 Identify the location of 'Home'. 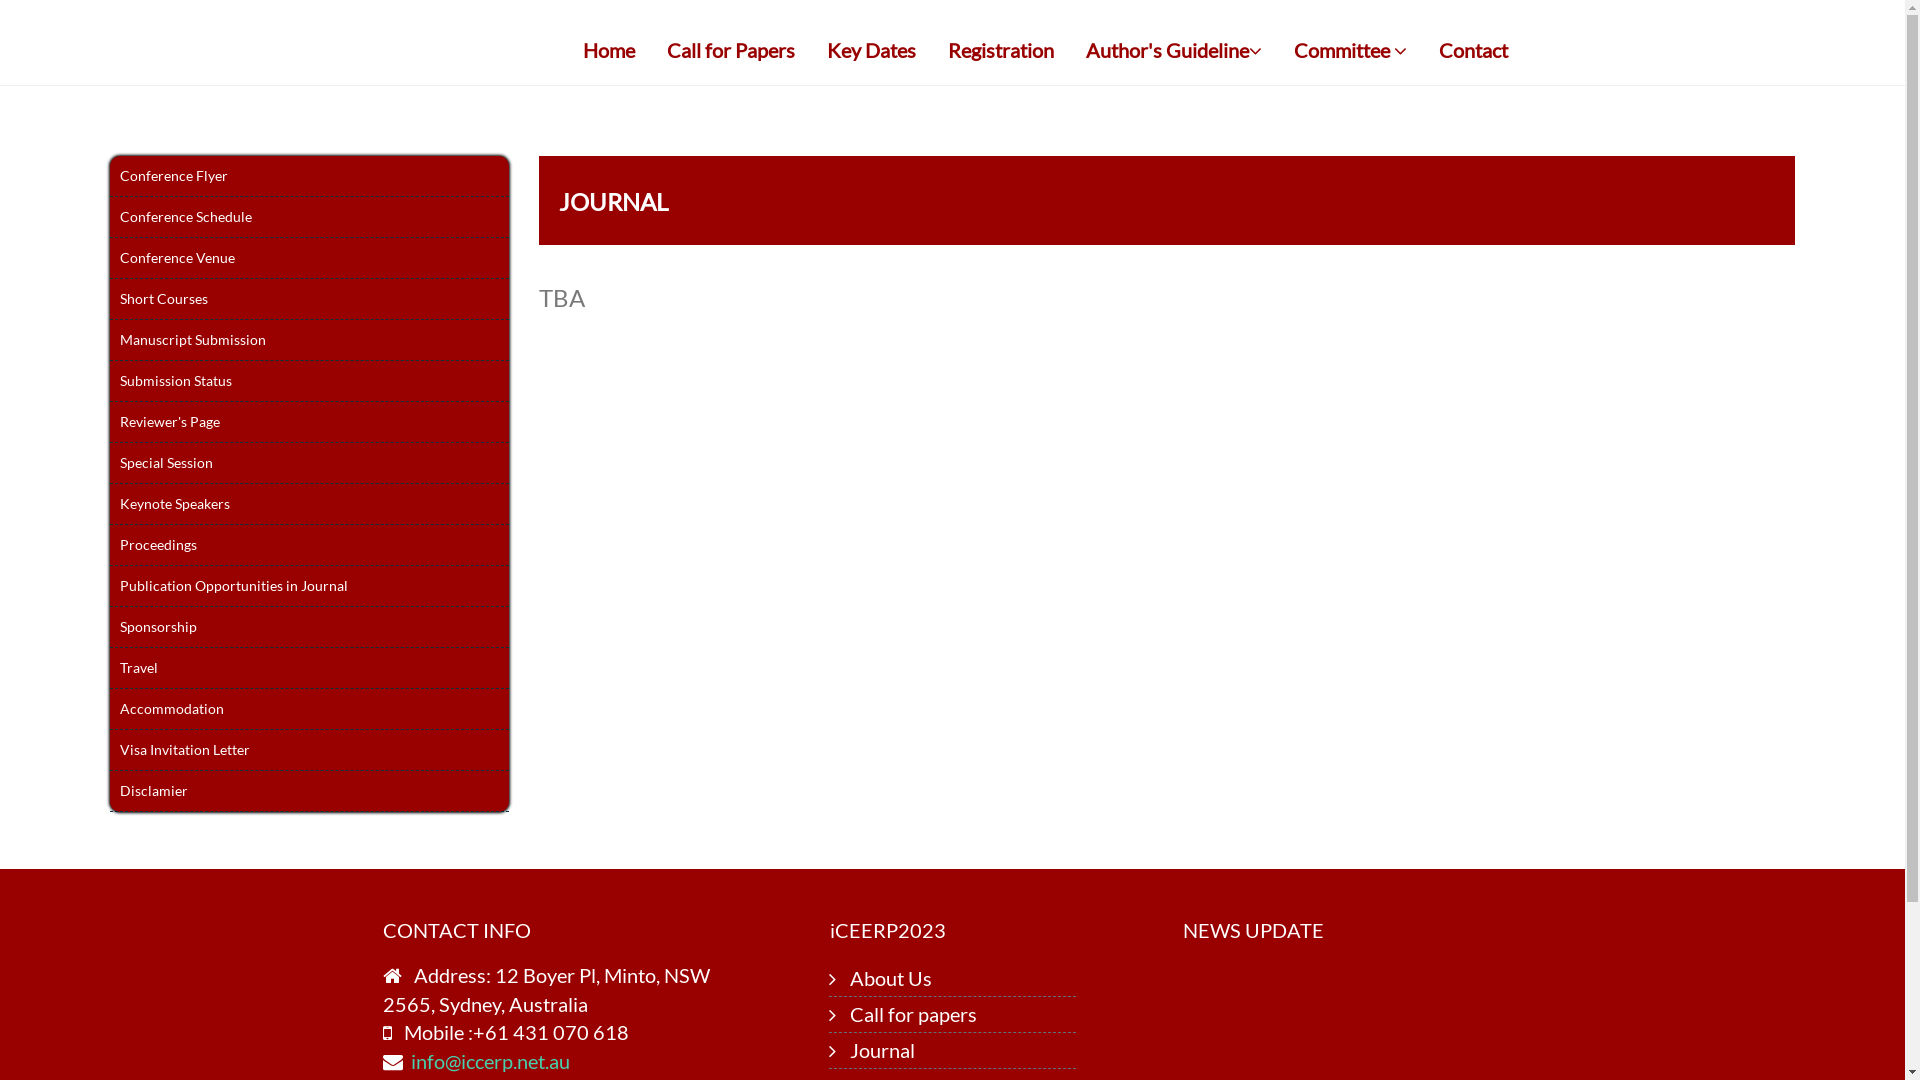
(608, 49).